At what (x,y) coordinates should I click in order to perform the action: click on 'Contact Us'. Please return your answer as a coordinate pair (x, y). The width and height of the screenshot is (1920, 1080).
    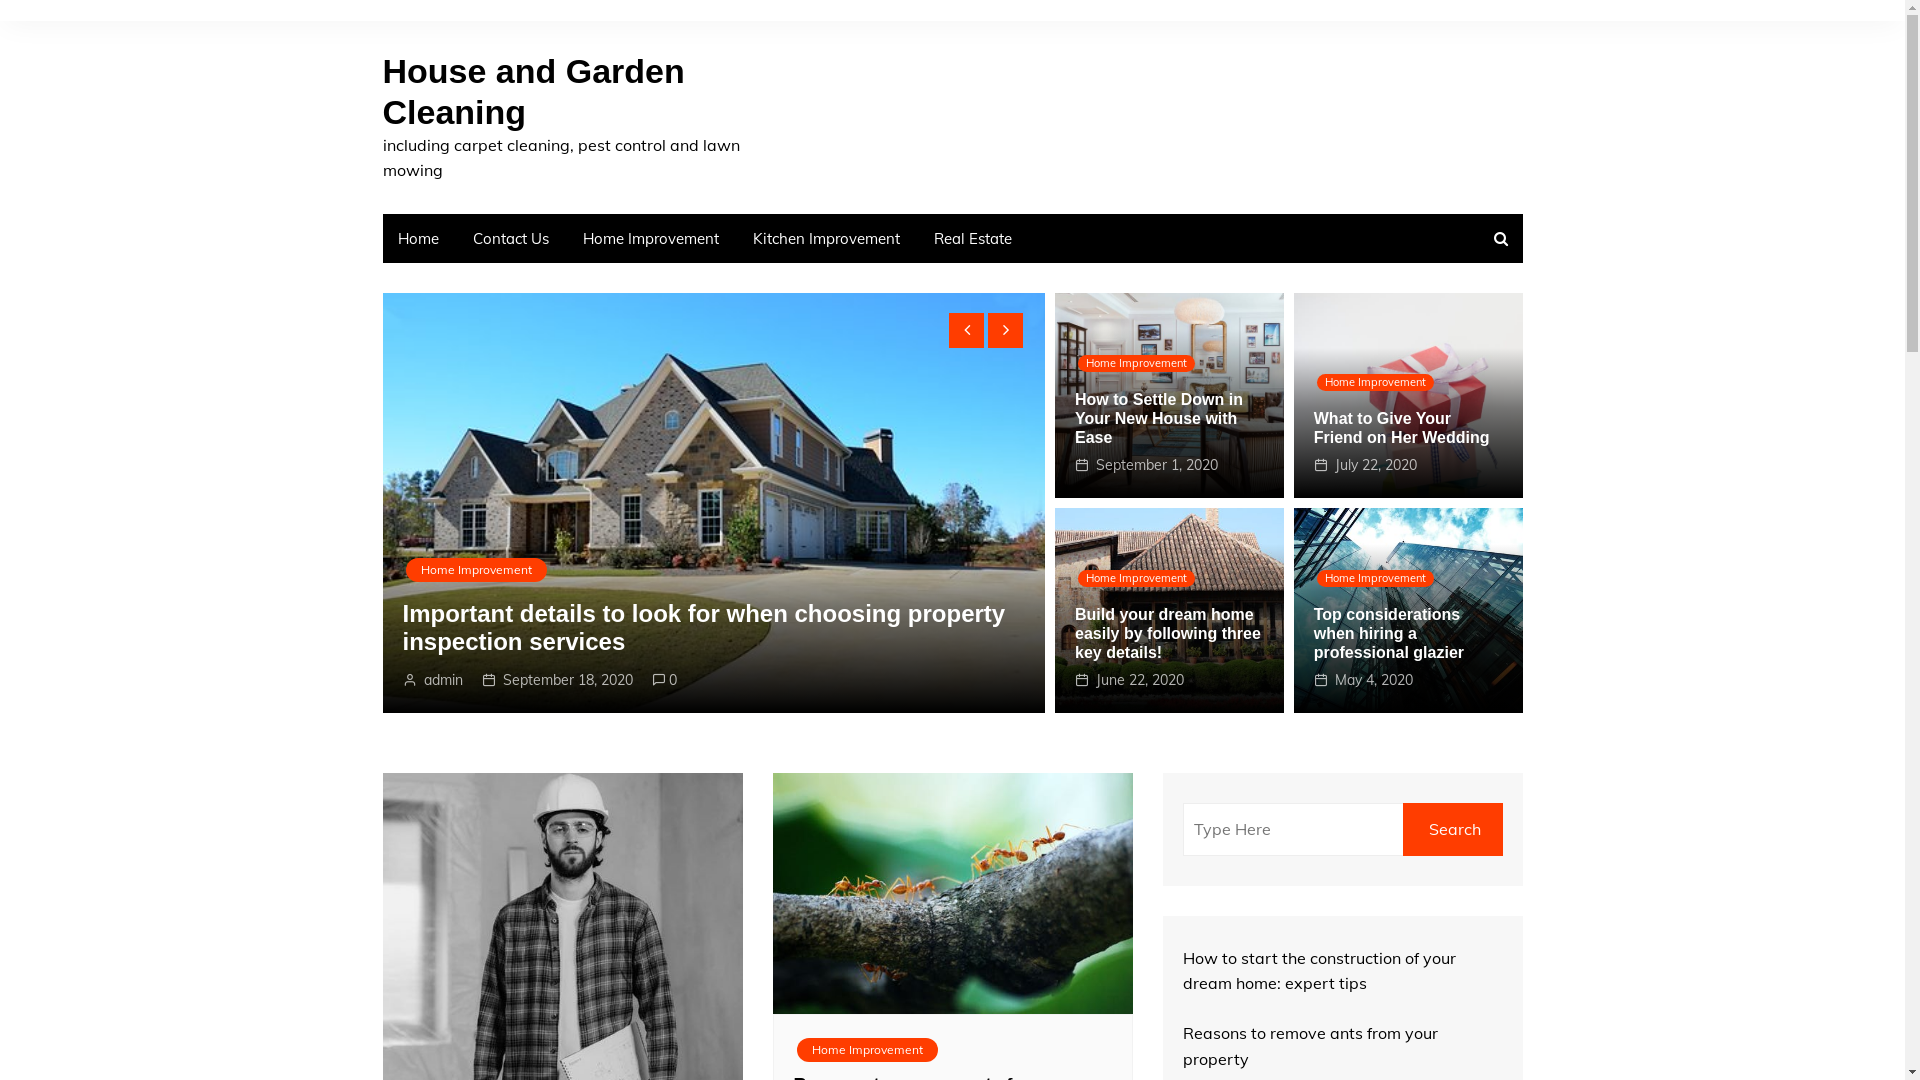
    Looking at the image, I should click on (510, 237).